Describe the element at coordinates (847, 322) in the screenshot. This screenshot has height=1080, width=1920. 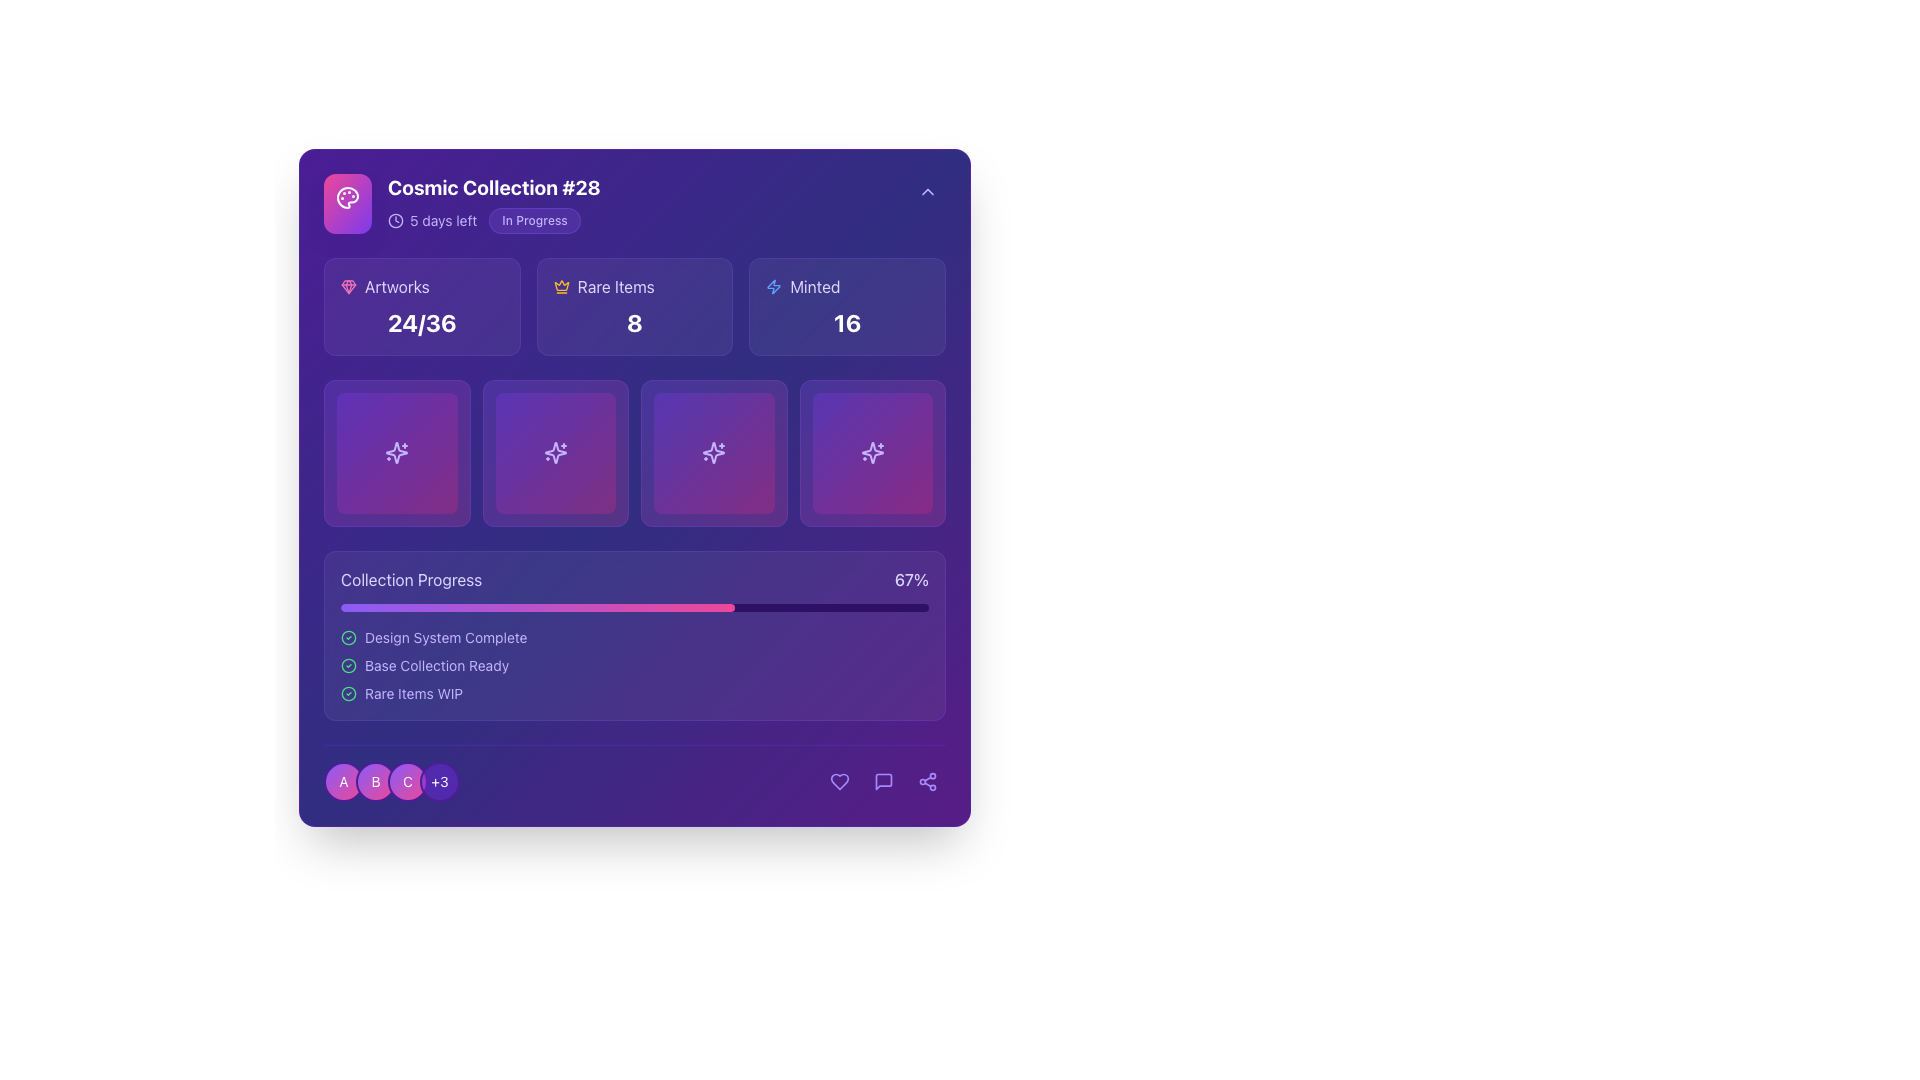
I see `the text element that displays the numerical value of minted items, located within the 'Minted' box in the top portion of the interface` at that location.